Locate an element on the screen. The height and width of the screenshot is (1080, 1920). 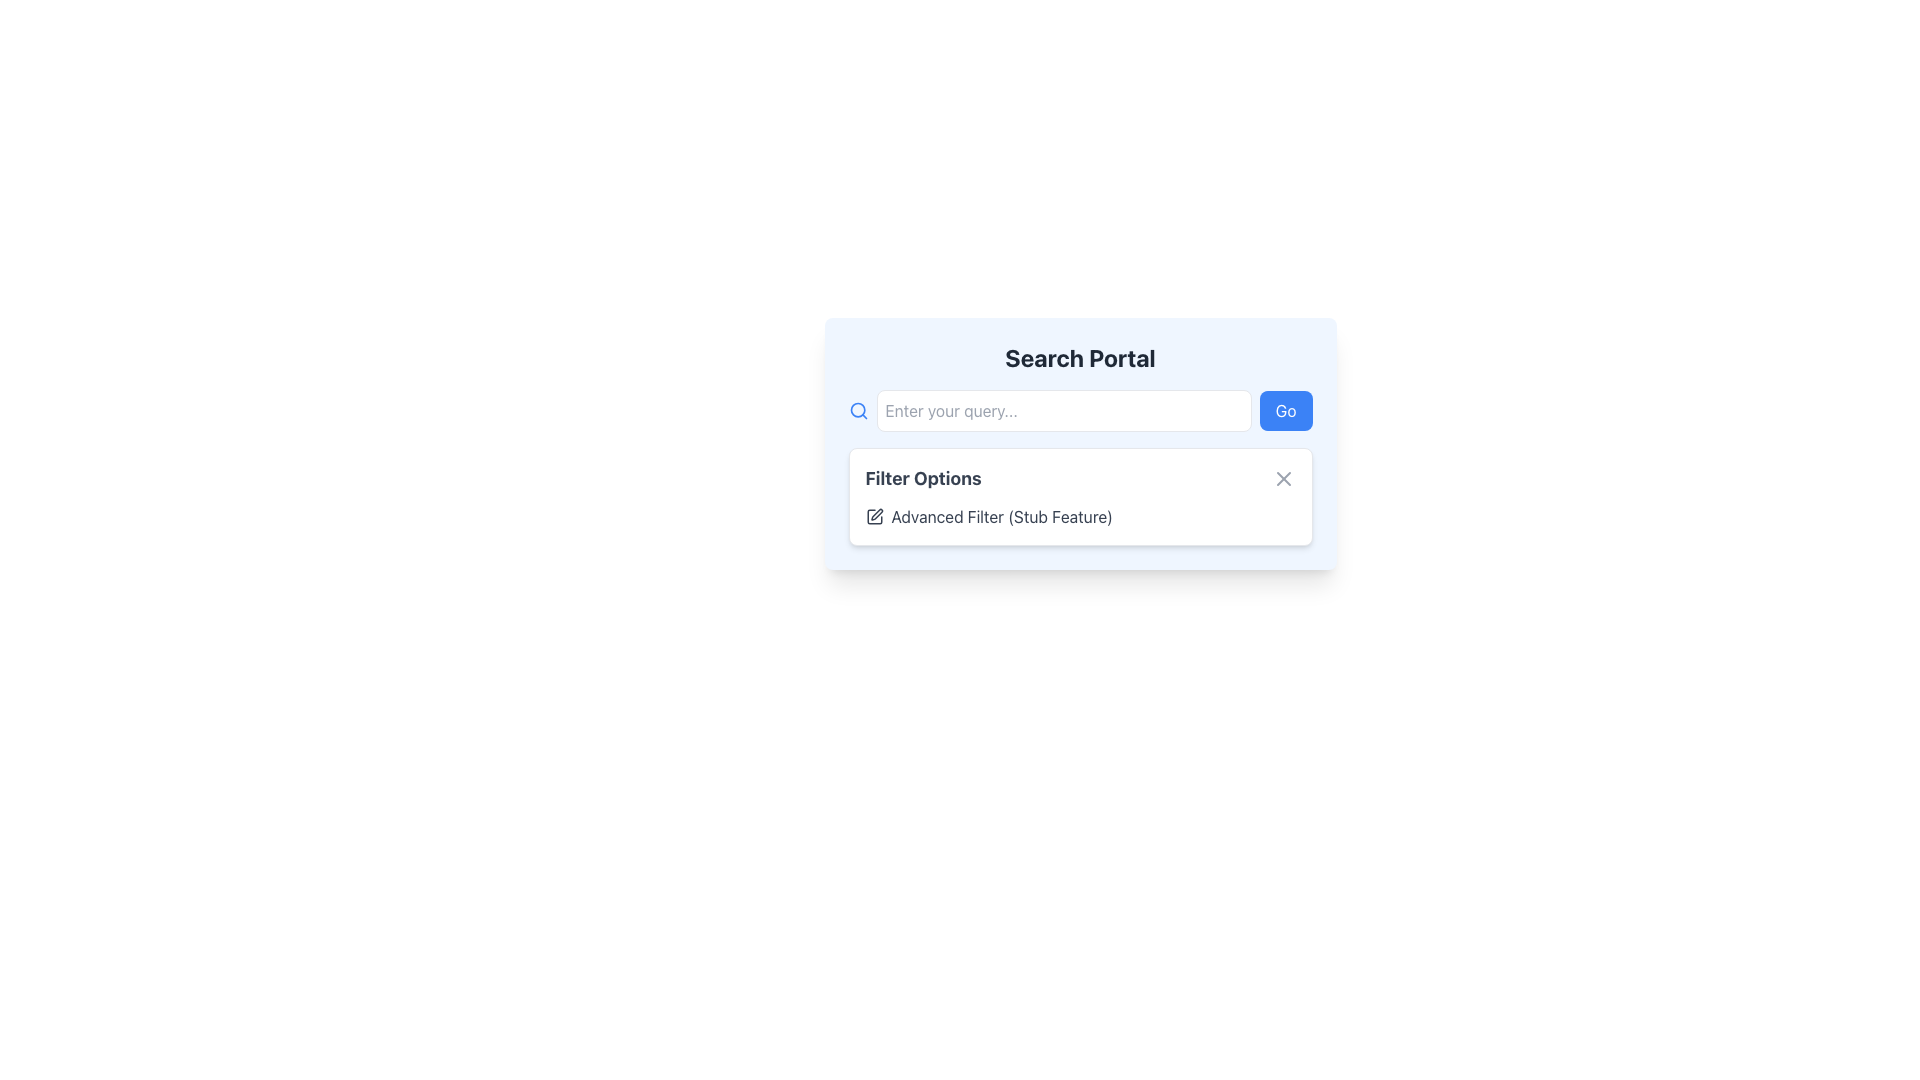
the pen-shaped icon preceding the label 'Advanced Filter (Stub Feature)' is located at coordinates (876, 513).